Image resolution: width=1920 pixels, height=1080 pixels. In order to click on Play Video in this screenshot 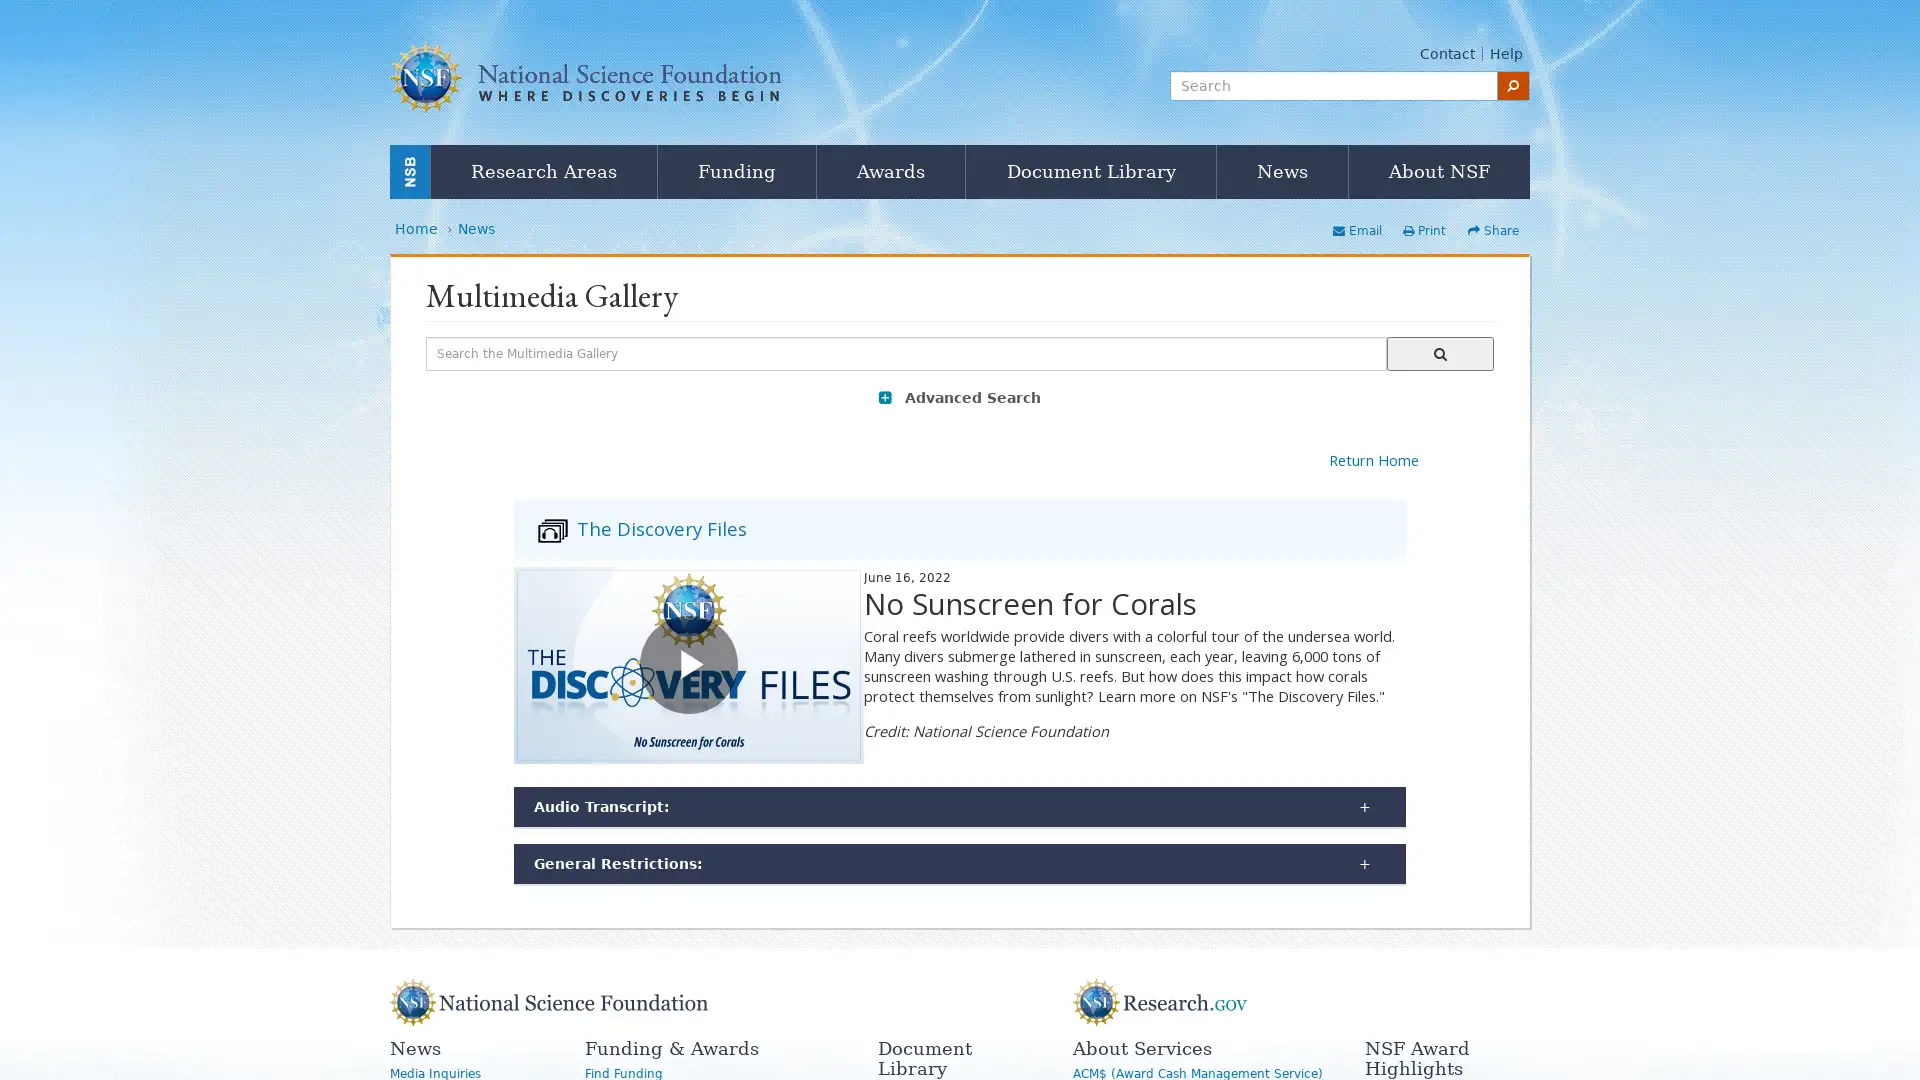, I will do `click(689, 664)`.